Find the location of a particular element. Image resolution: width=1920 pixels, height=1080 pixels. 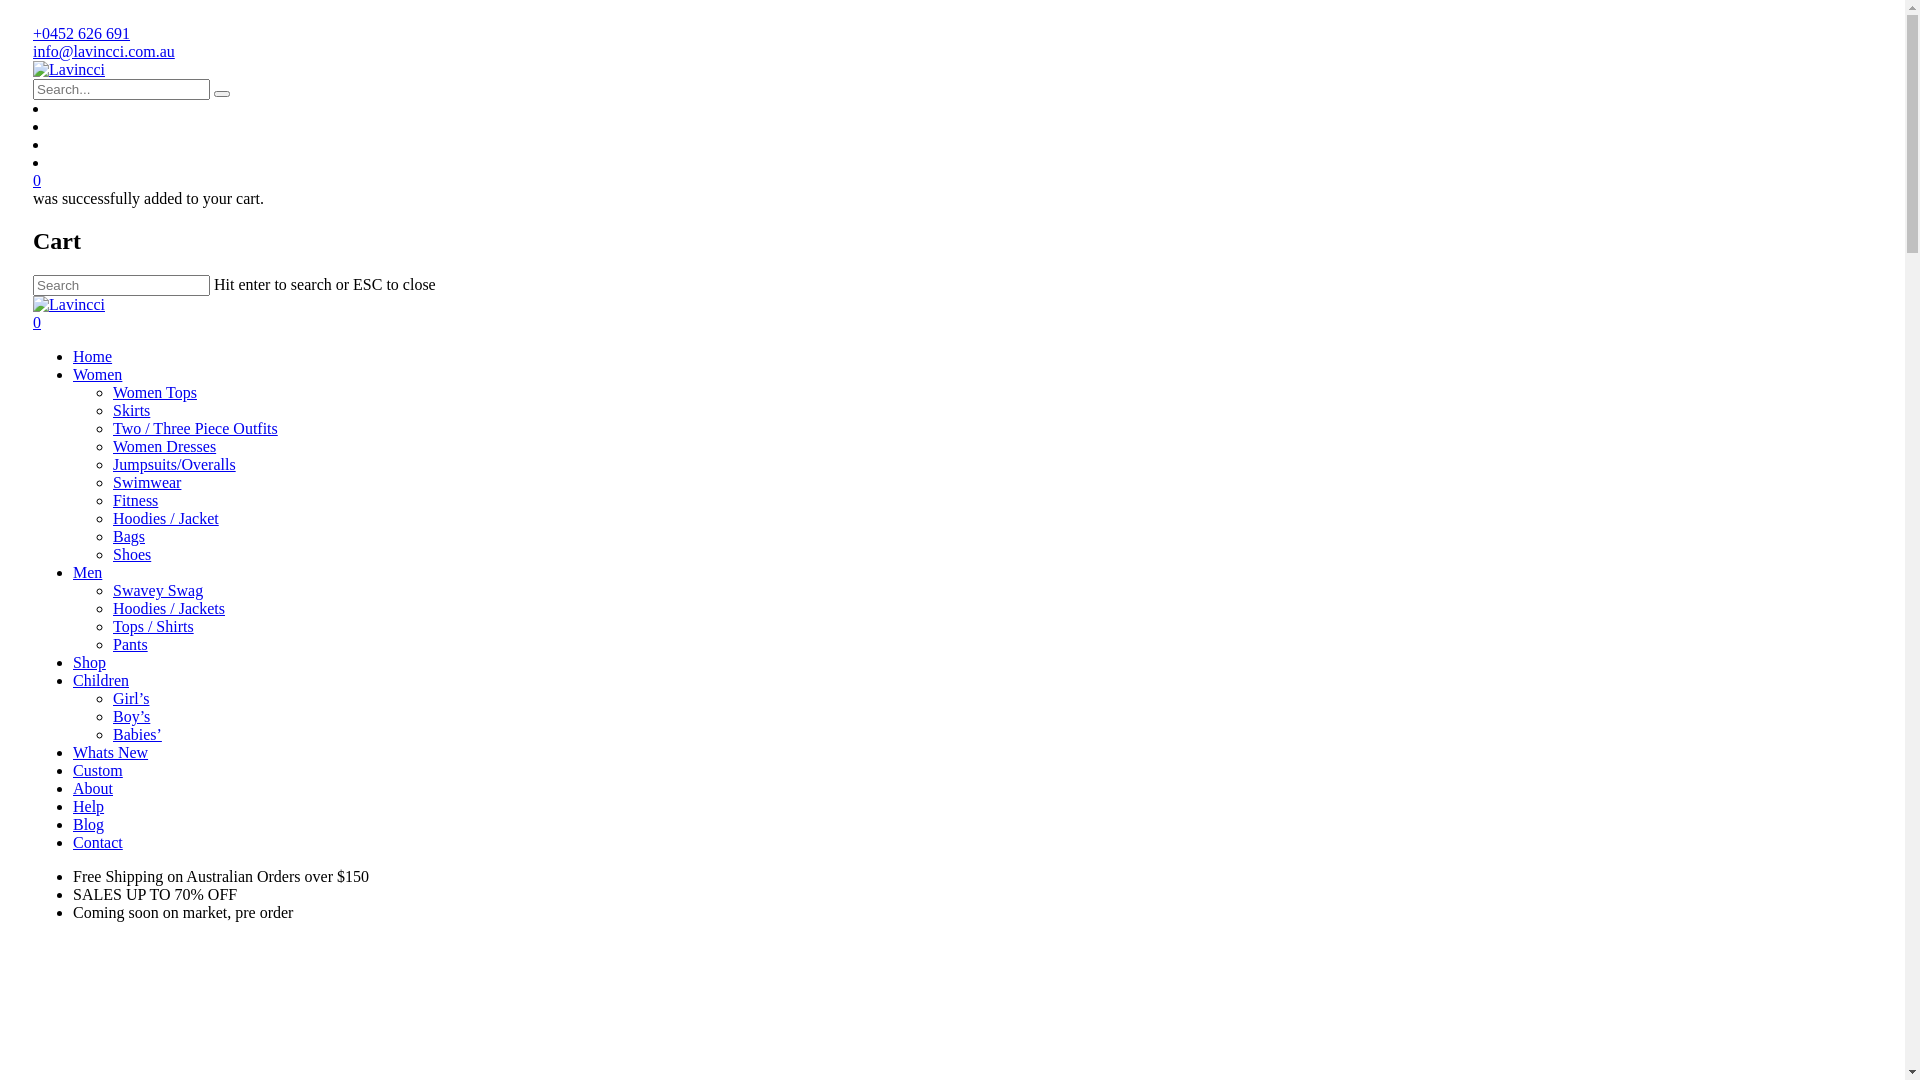

'Two / Three Piece Outfits' is located at coordinates (195, 427).